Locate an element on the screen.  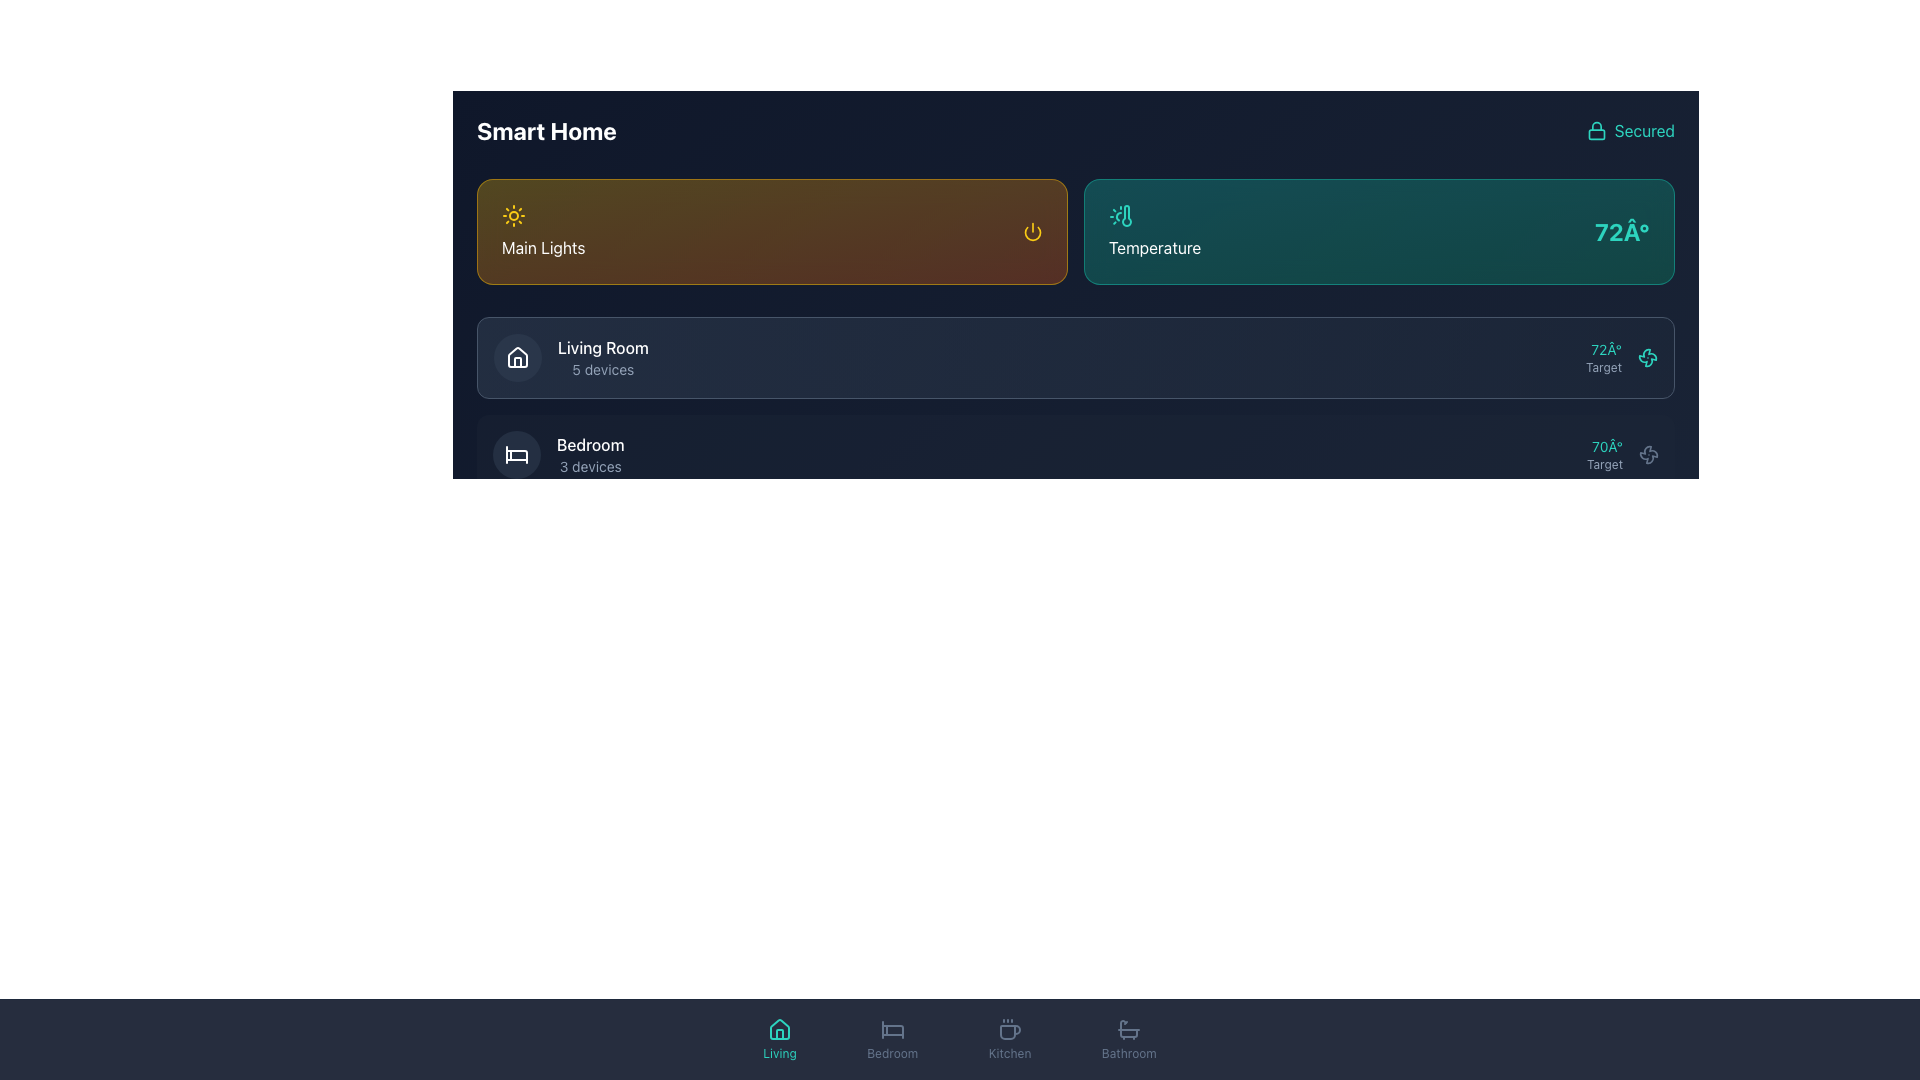
the list item entry displaying 'Living Room' with a house icon and '5 devices' below it is located at coordinates (570, 357).